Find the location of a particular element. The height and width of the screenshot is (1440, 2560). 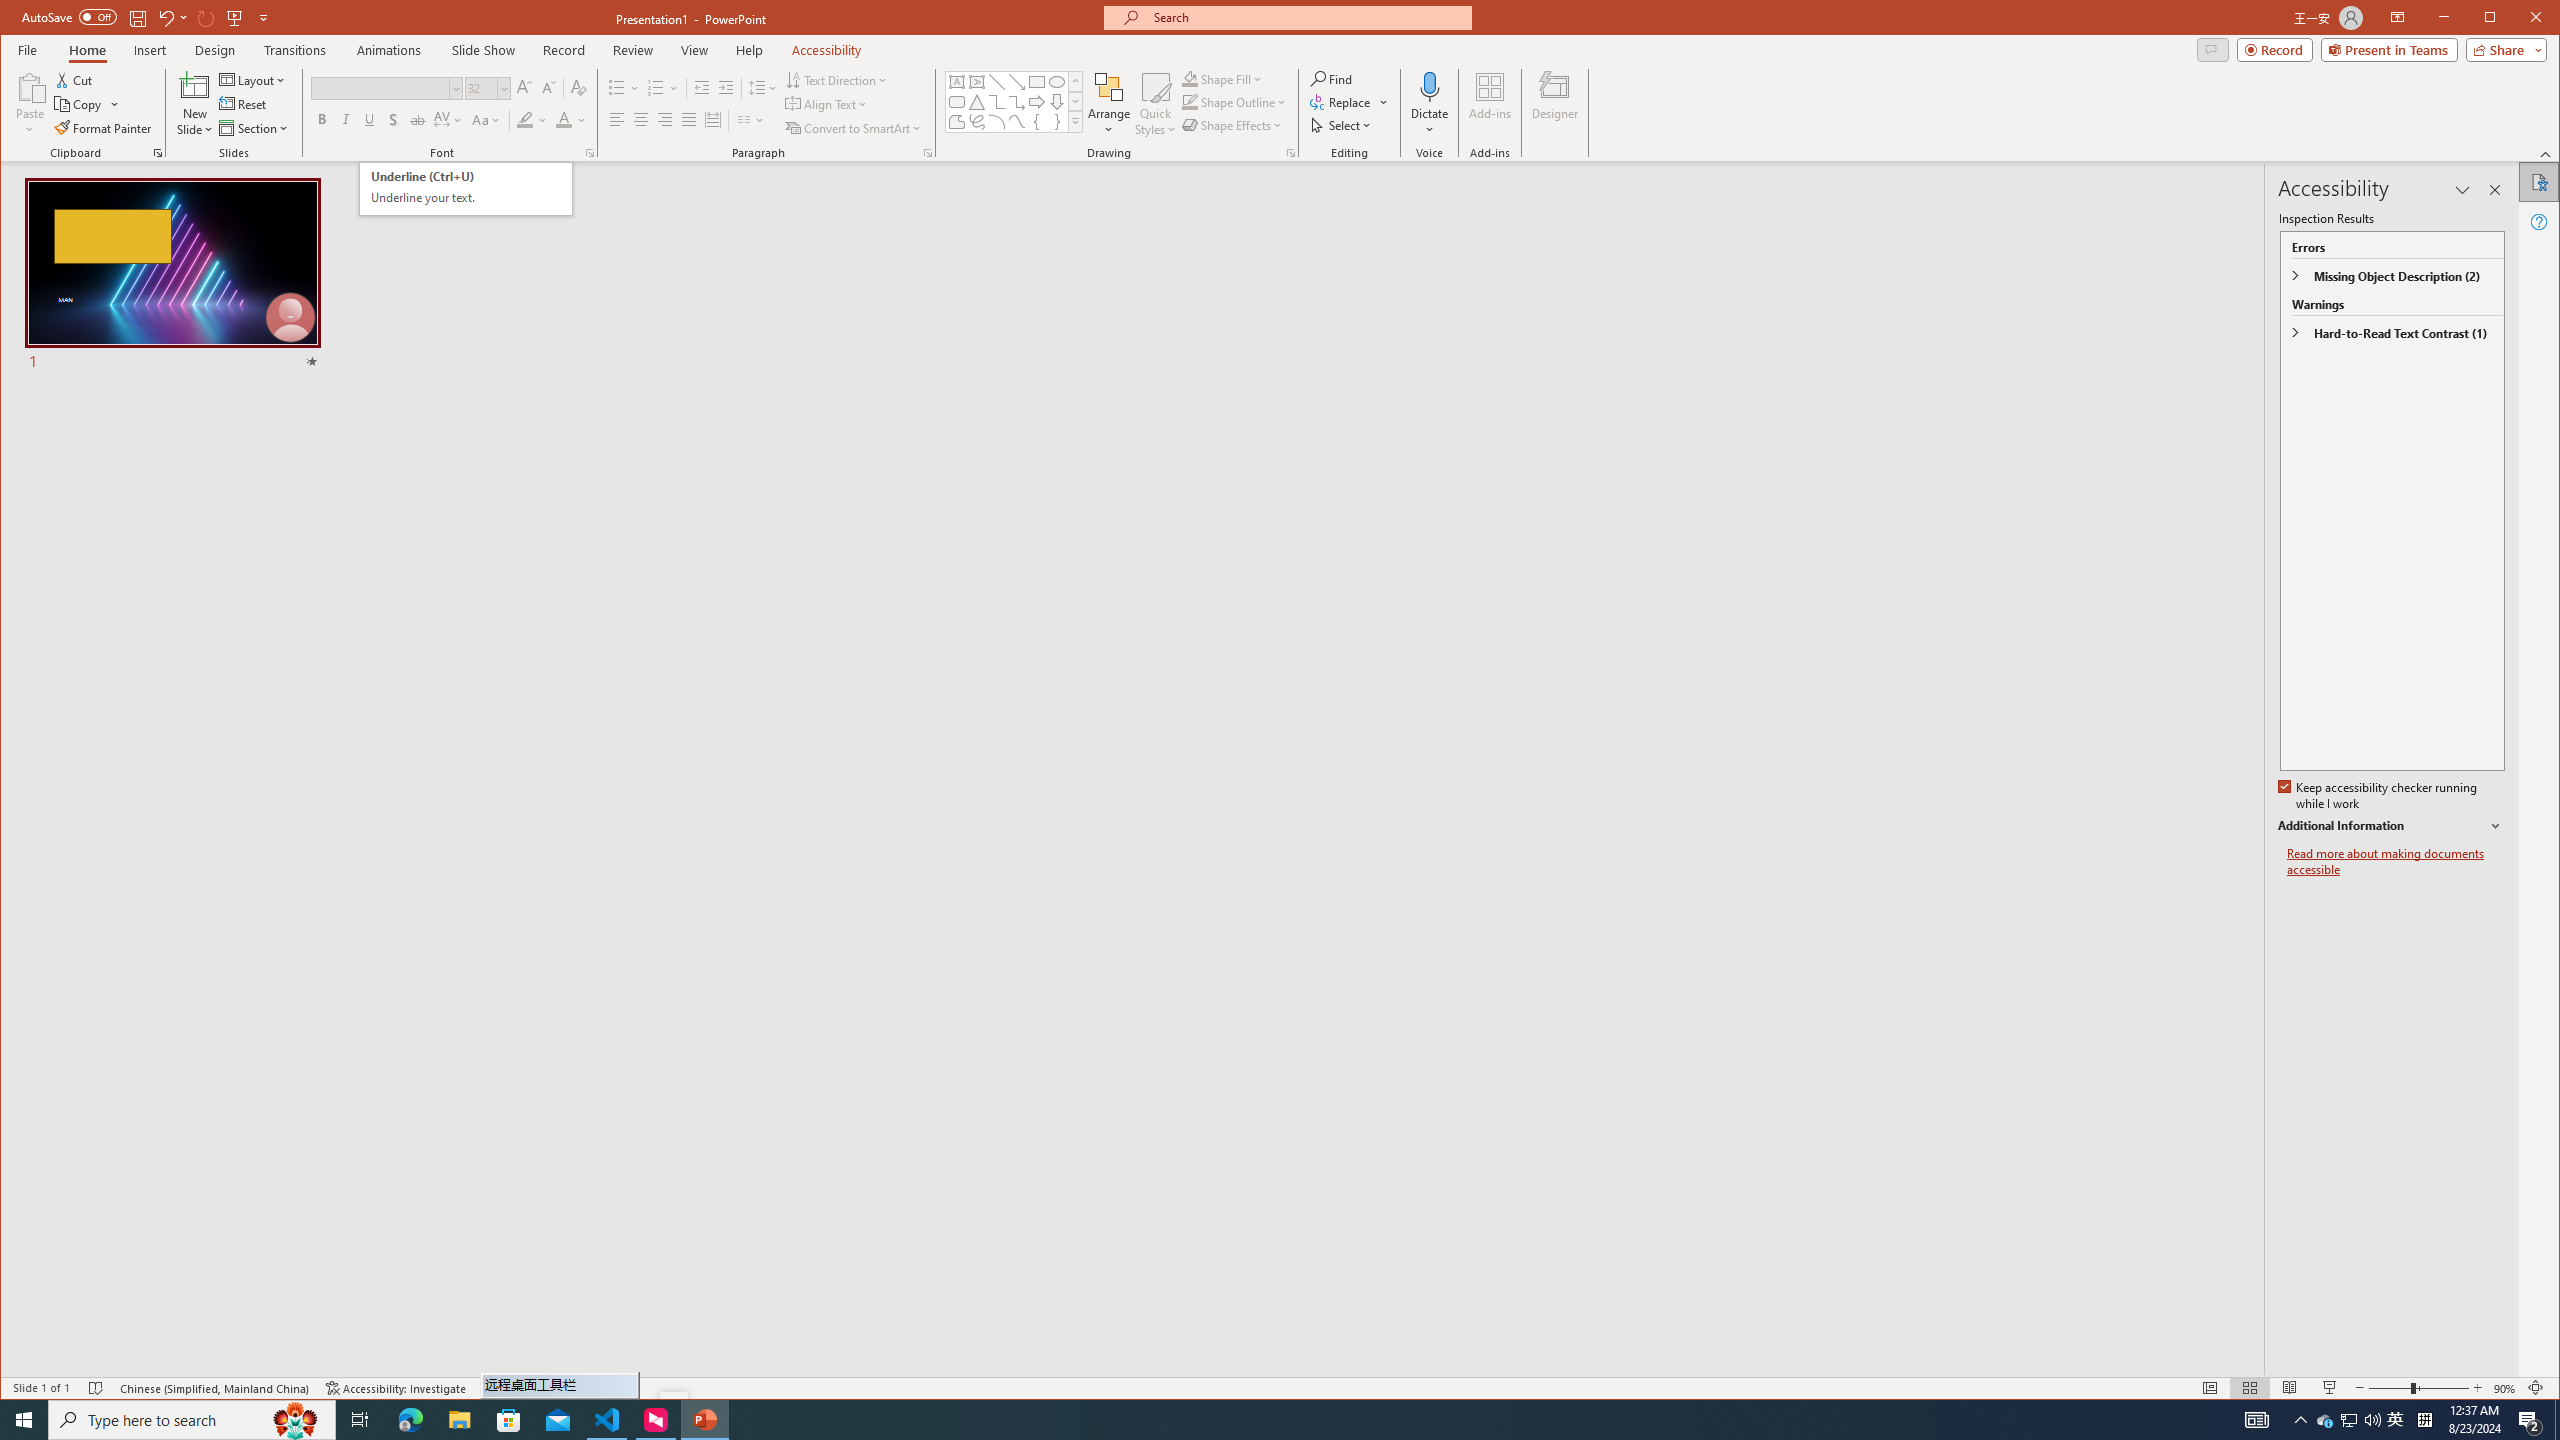

'Zoom 90%' is located at coordinates (2503, 1387).